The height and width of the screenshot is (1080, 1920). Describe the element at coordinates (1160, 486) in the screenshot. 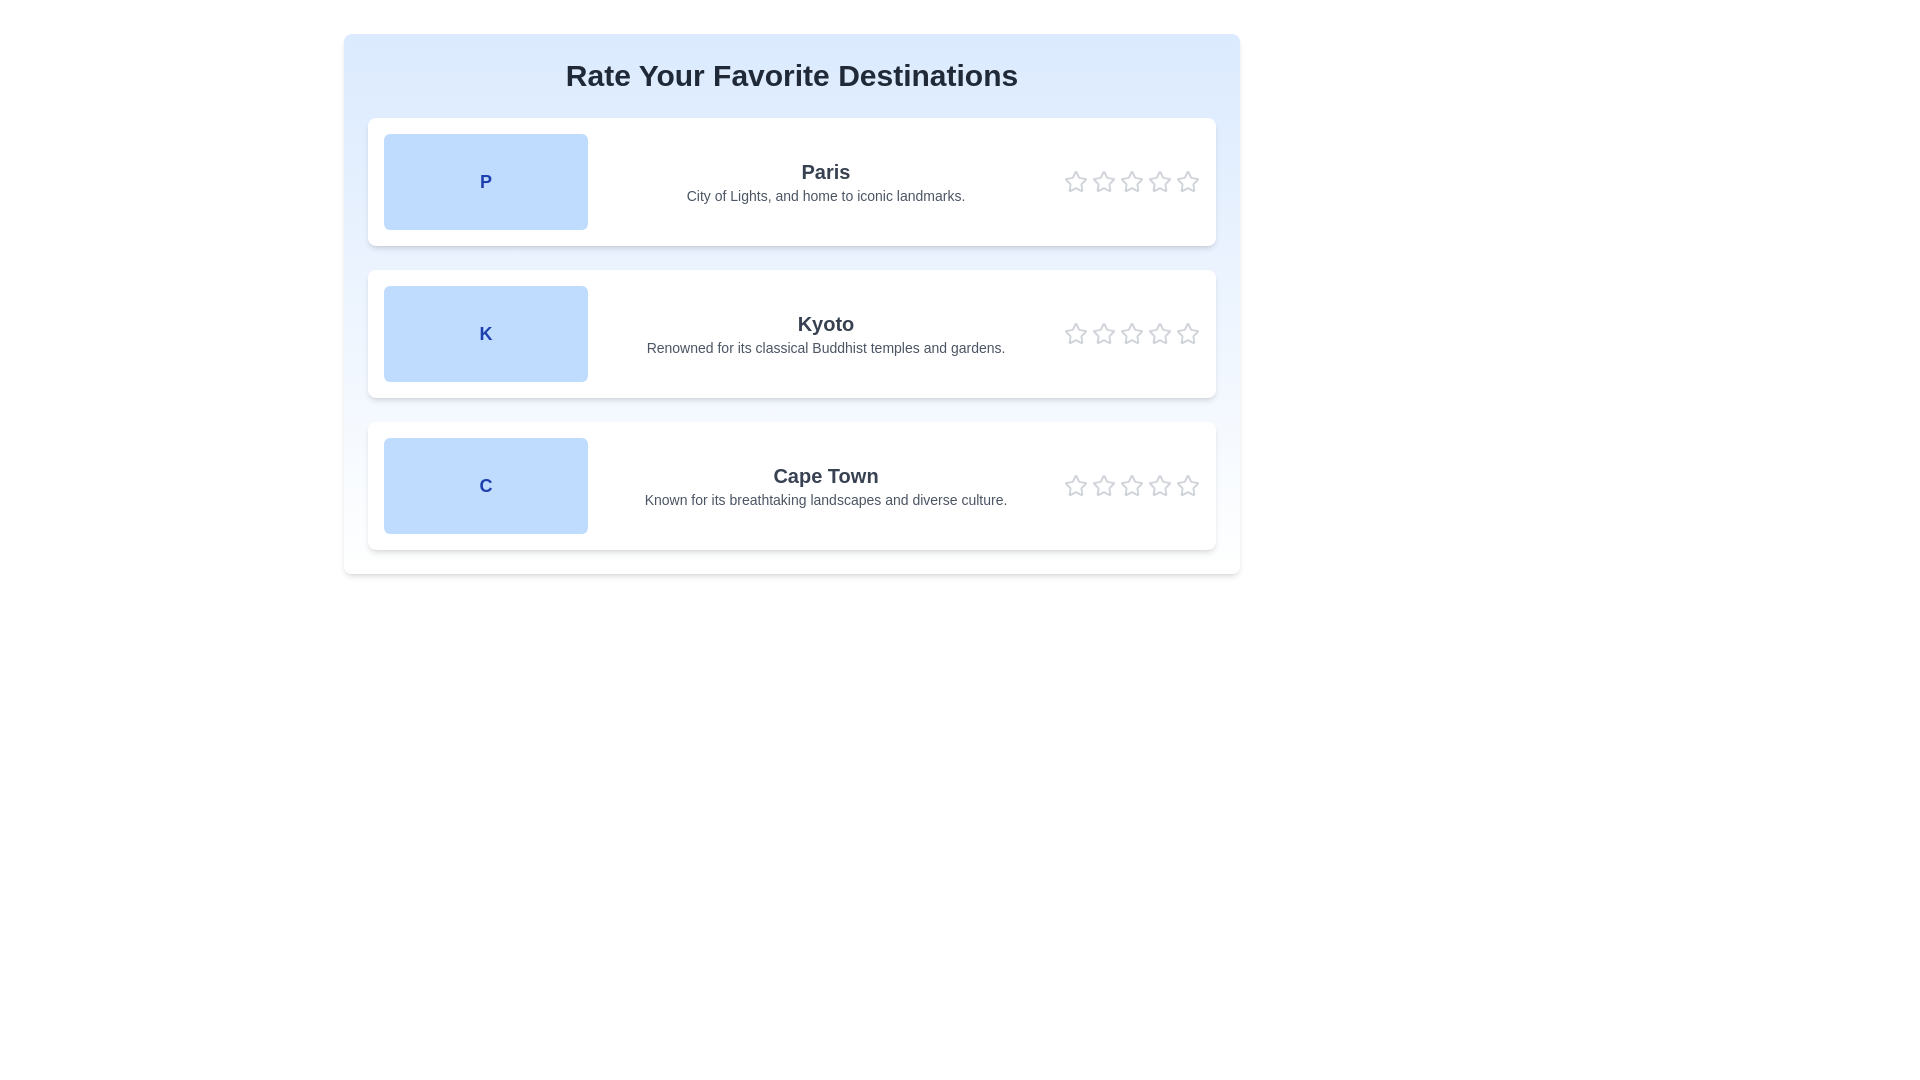

I see `the fifth Star Rating Icon in the rating section for the 'Cape Town' item to indicate an intention to rate` at that location.